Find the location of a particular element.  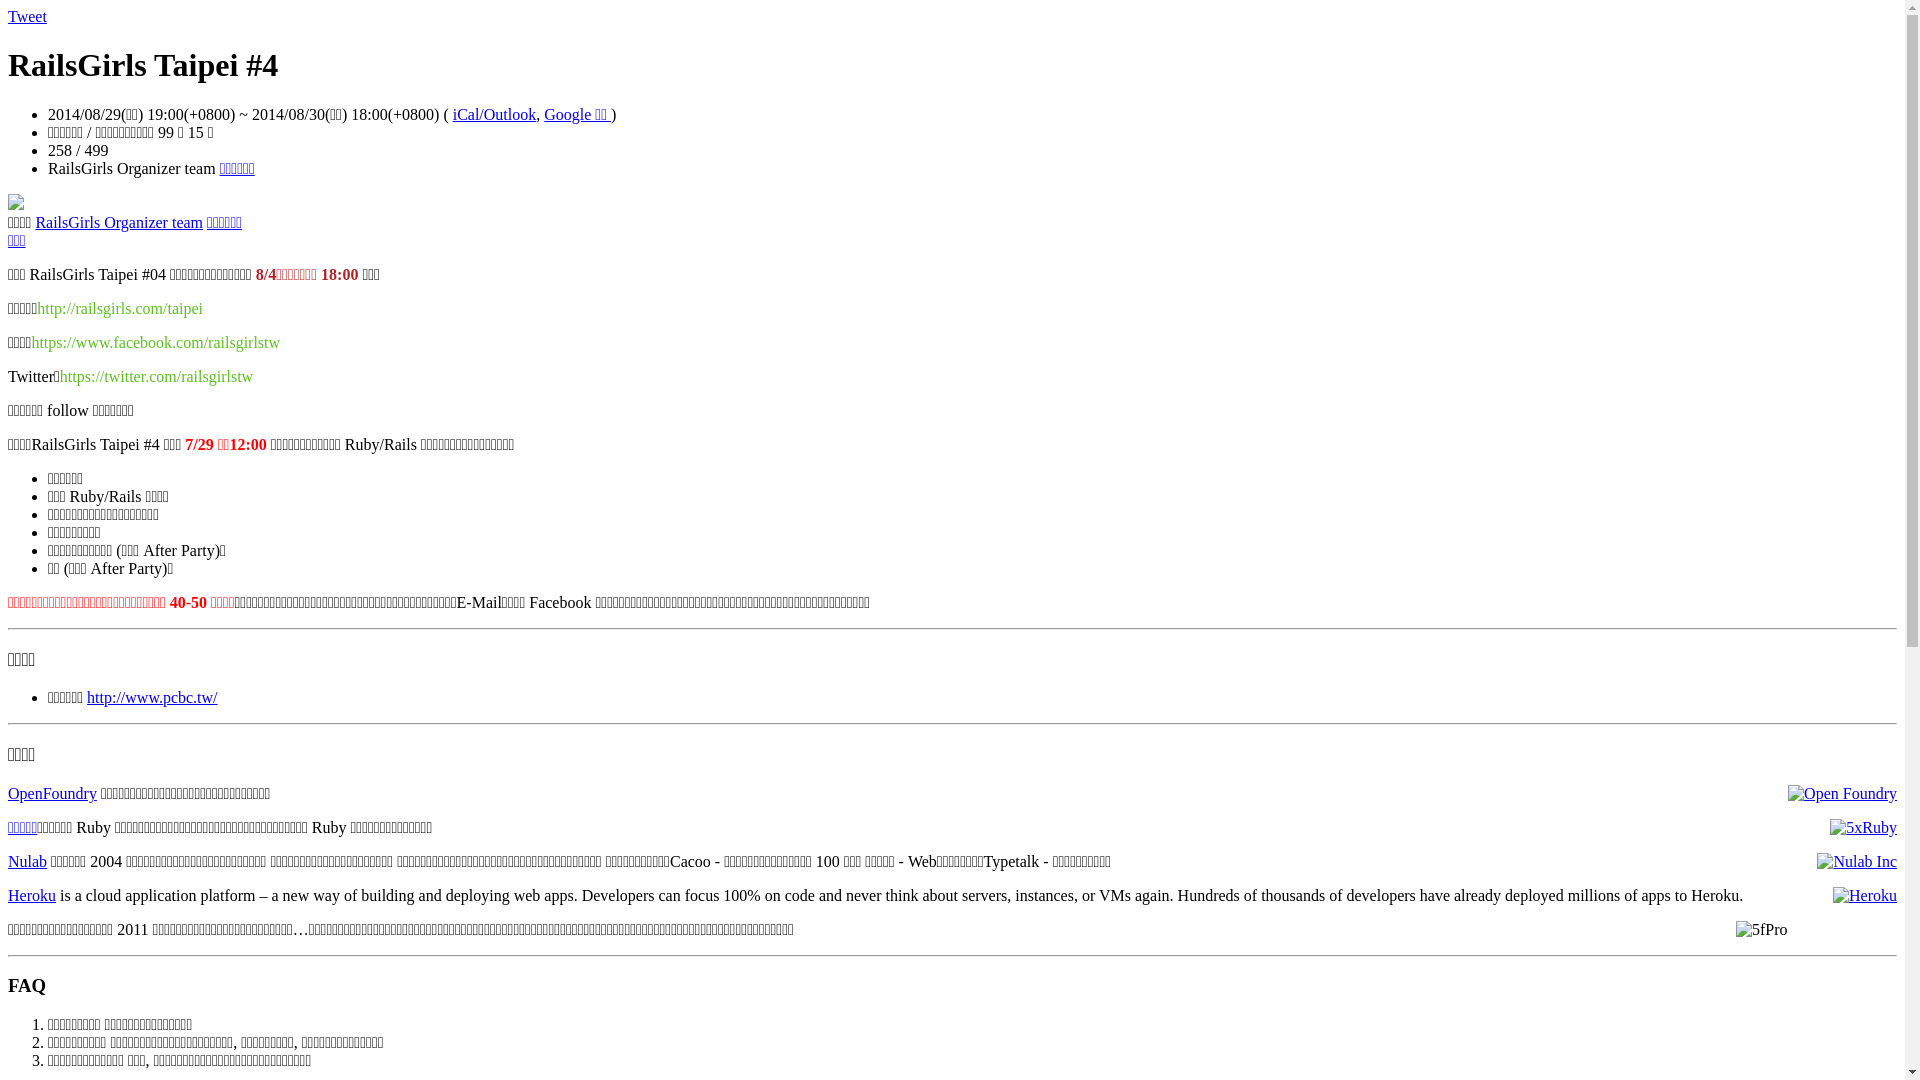

'http://www.pcbc.tw/' is located at coordinates (151, 696).